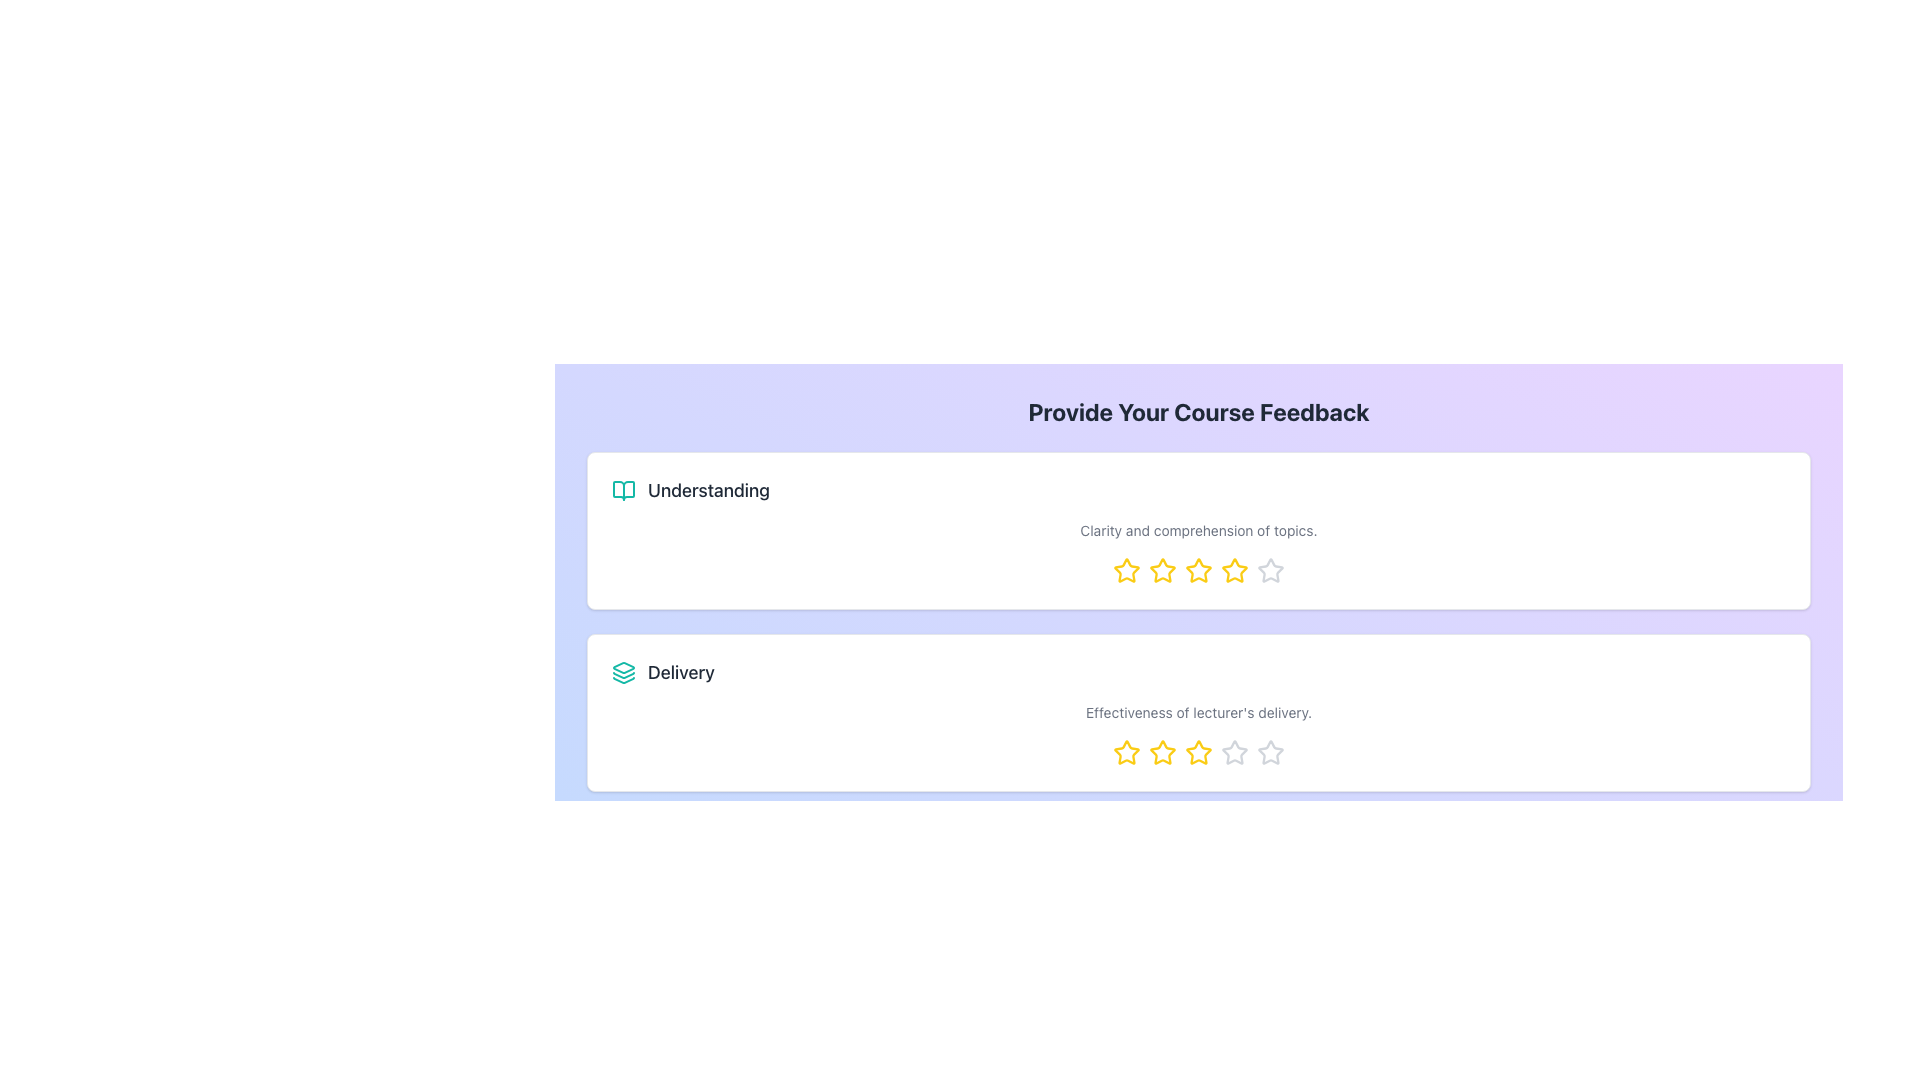 The image size is (1920, 1080). Describe the element at coordinates (623, 490) in the screenshot. I see `the teal colored open book icon with rounded corners located in the upper feedback card labeled 'Understanding', positioned to the left of the text 'Understanding'` at that location.